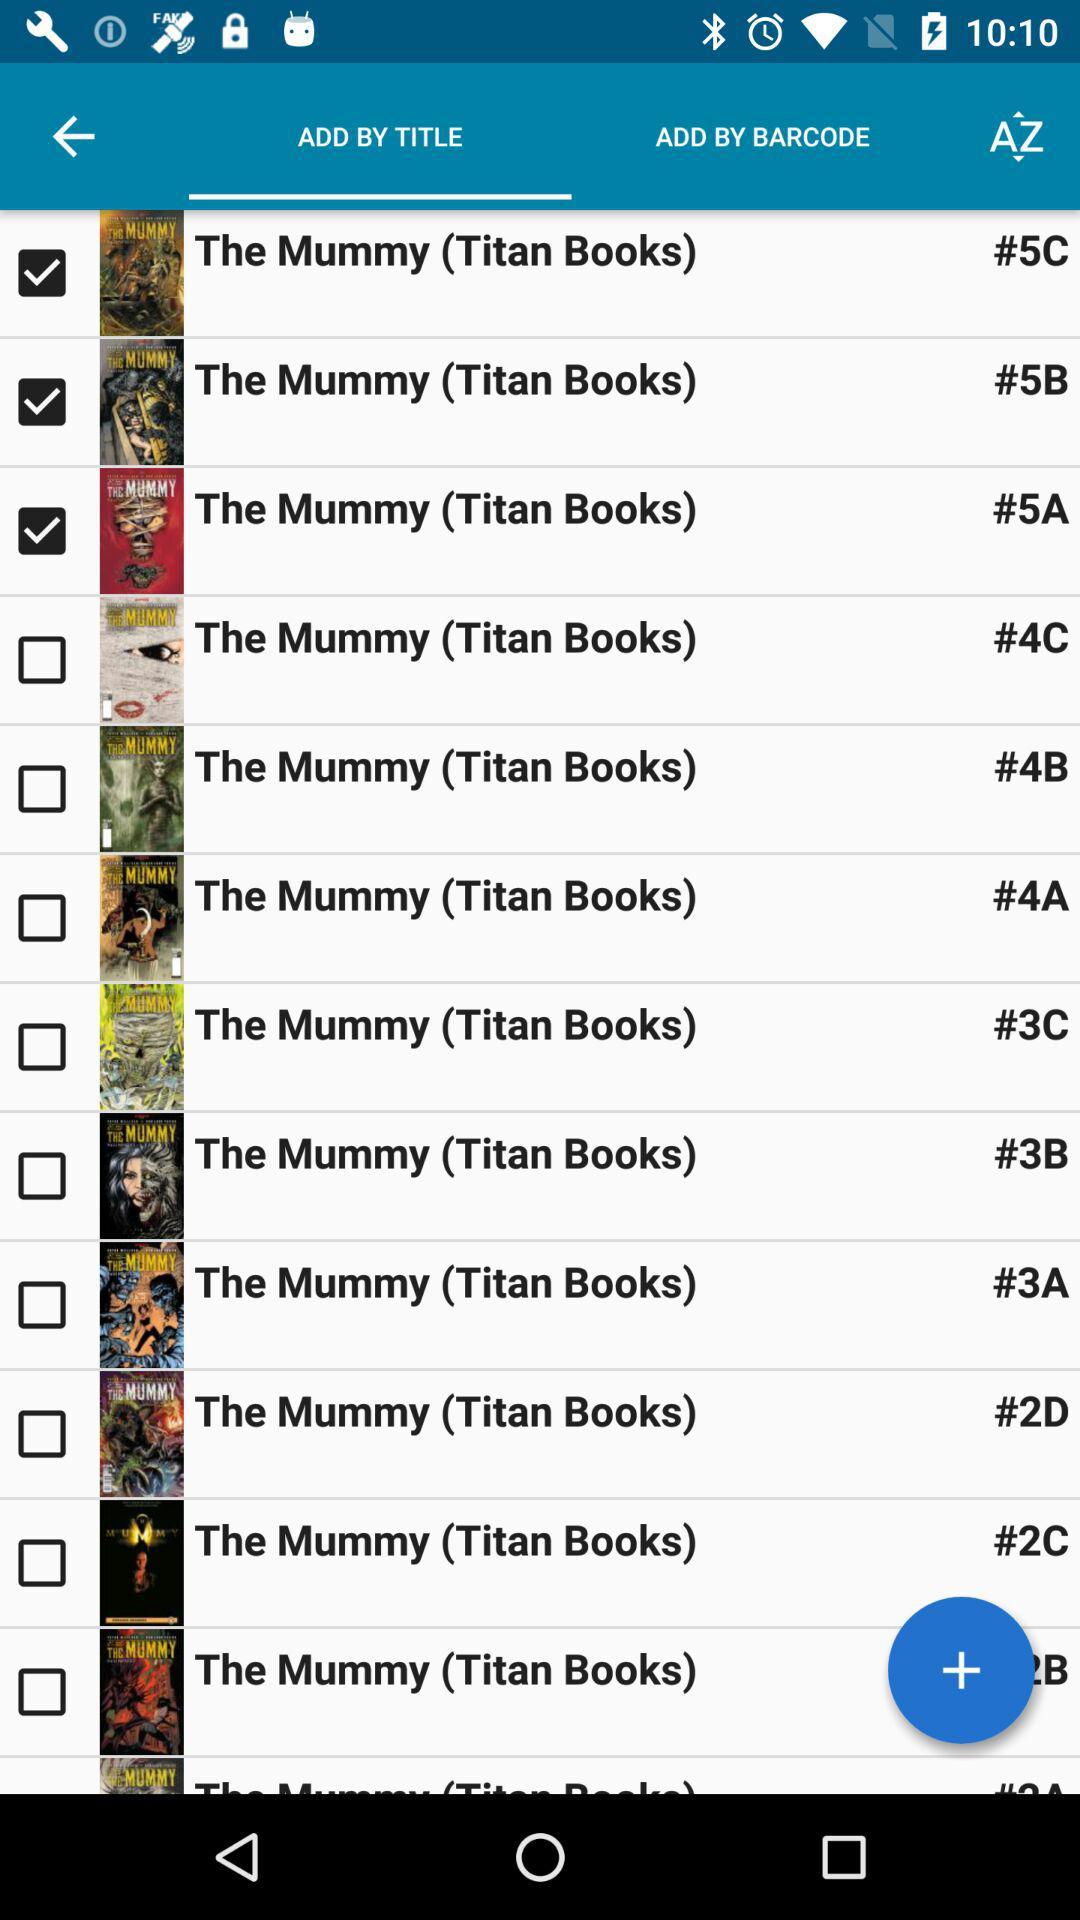 The height and width of the screenshot is (1920, 1080). I want to click on book select checkbox, so click(48, 272).